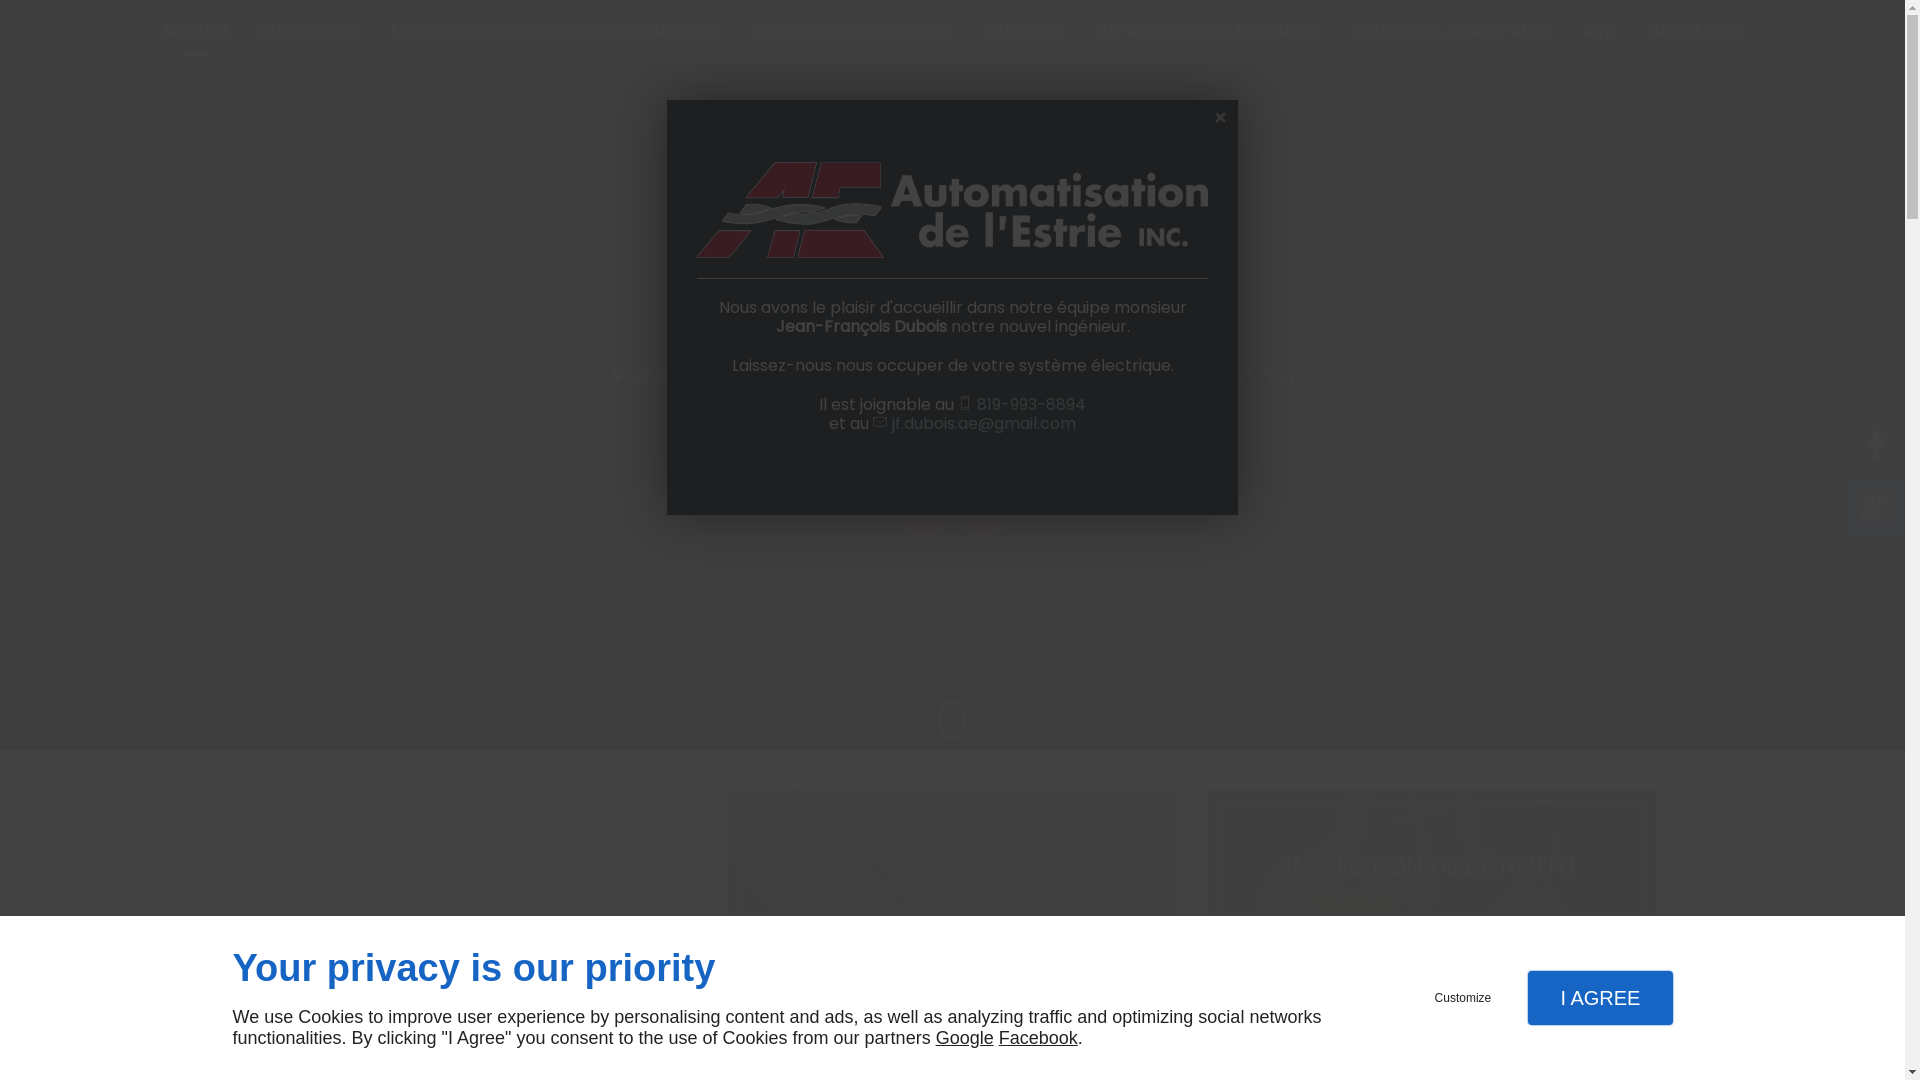 The width and height of the screenshot is (1920, 1080). What do you see at coordinates (1025, 31) in the screenshot?
I see `'PANNELIER'` at bounding box center [1025, 31].